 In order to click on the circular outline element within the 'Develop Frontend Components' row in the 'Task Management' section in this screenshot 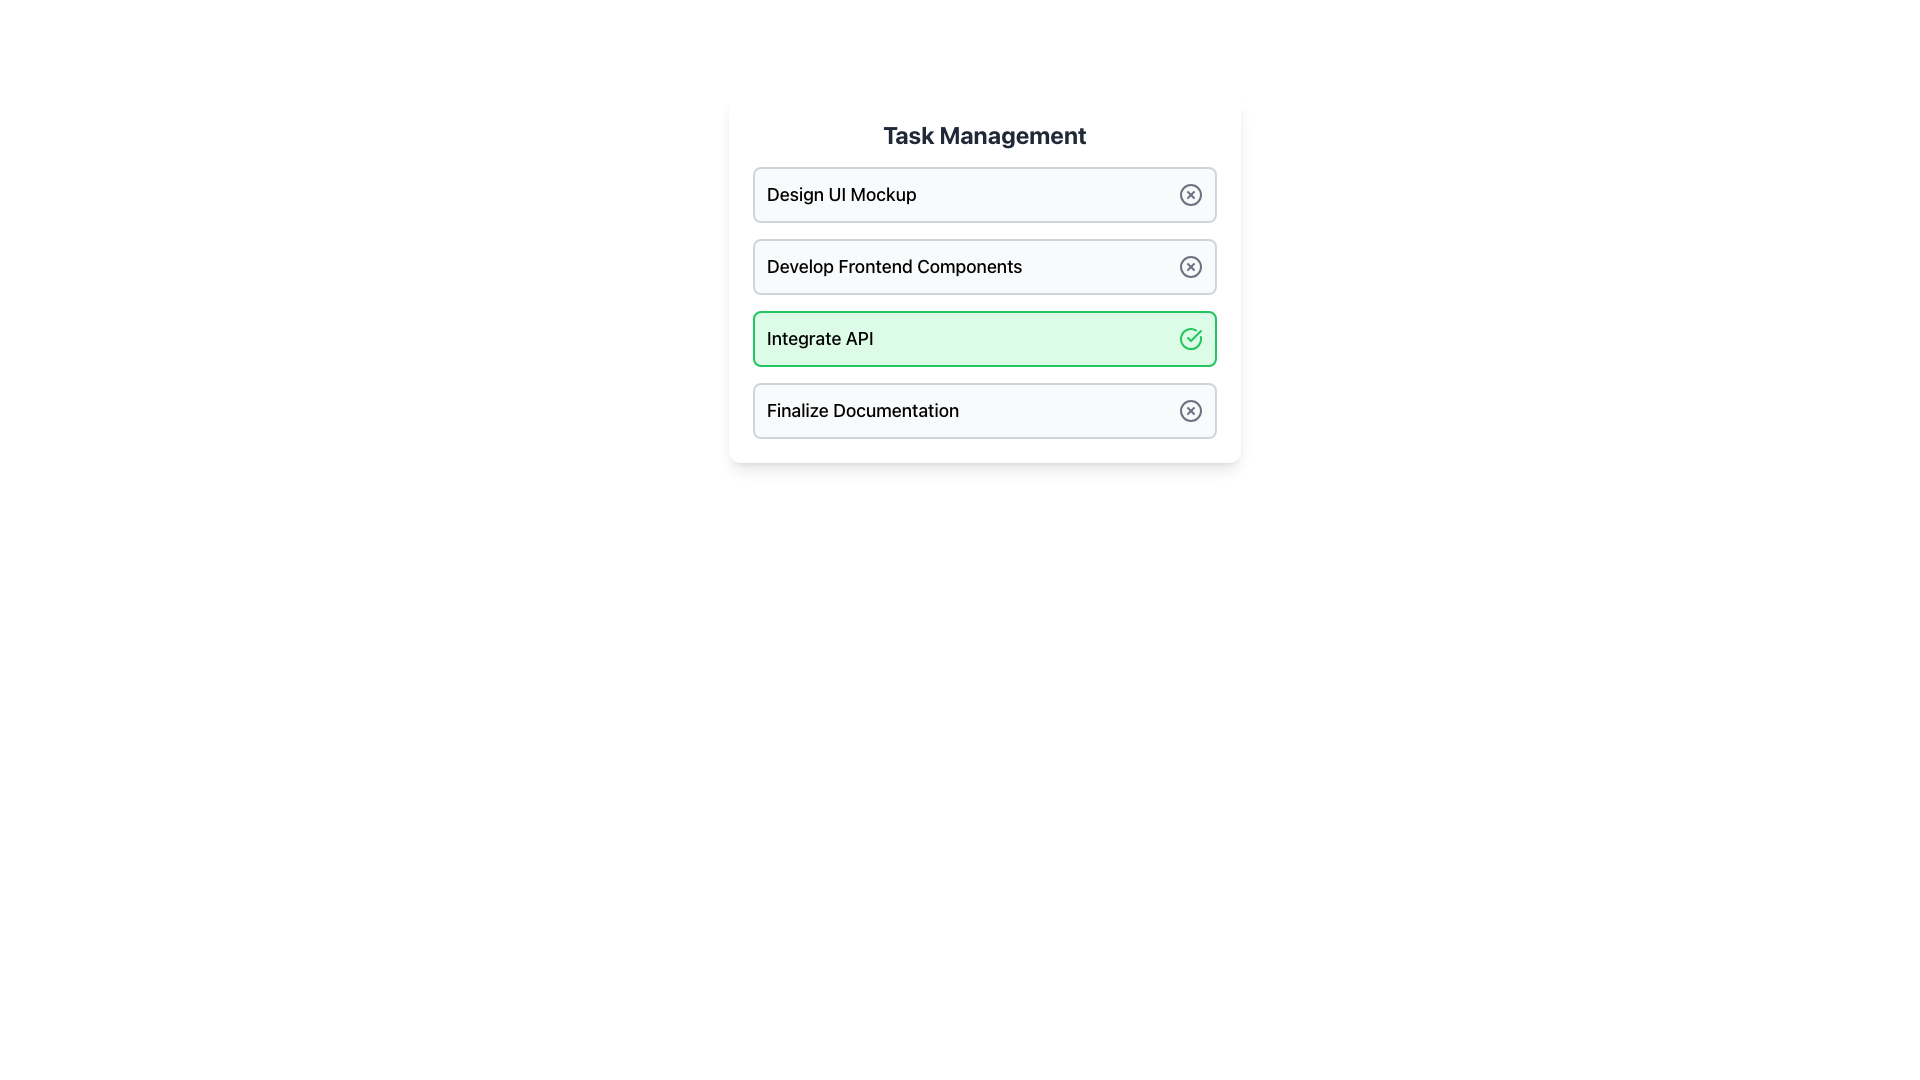, I will do `click(1190, 265)`.